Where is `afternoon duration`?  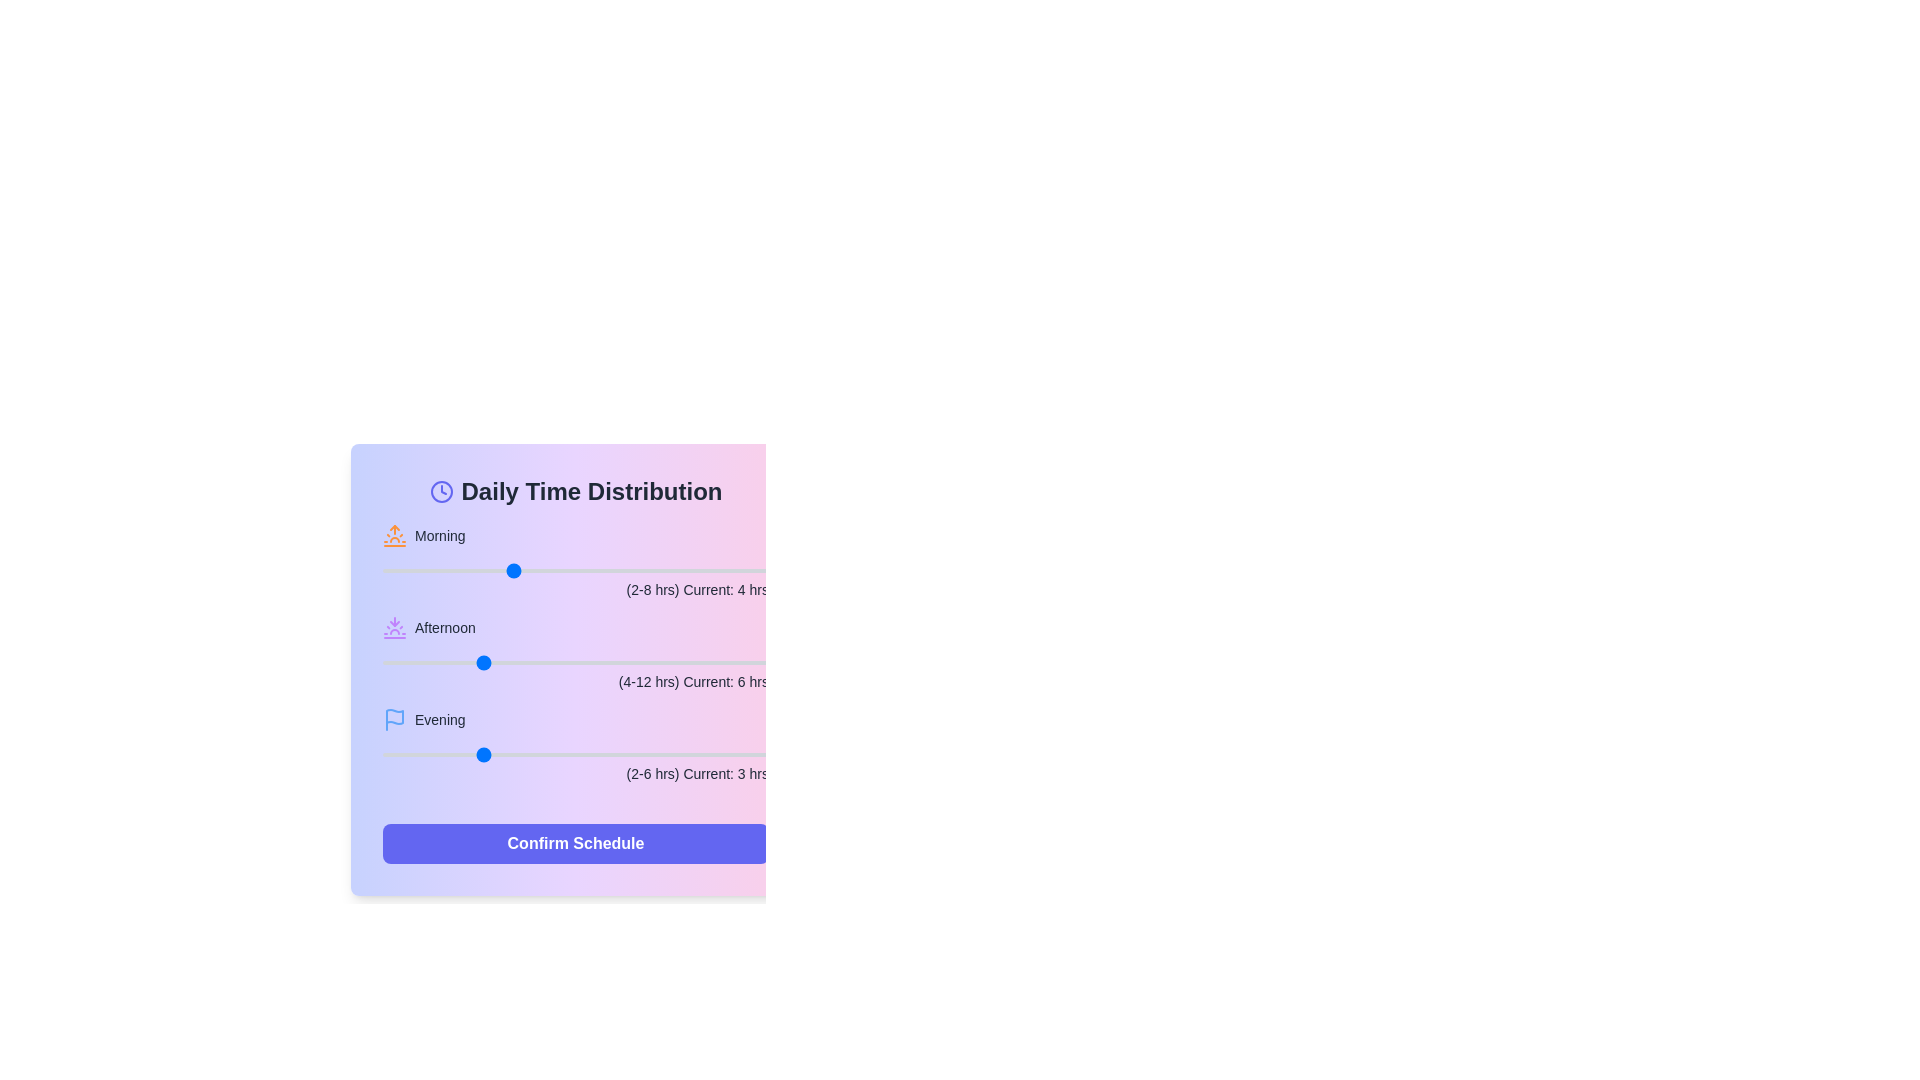
afternoon duration is located at coordinates (623, 663).